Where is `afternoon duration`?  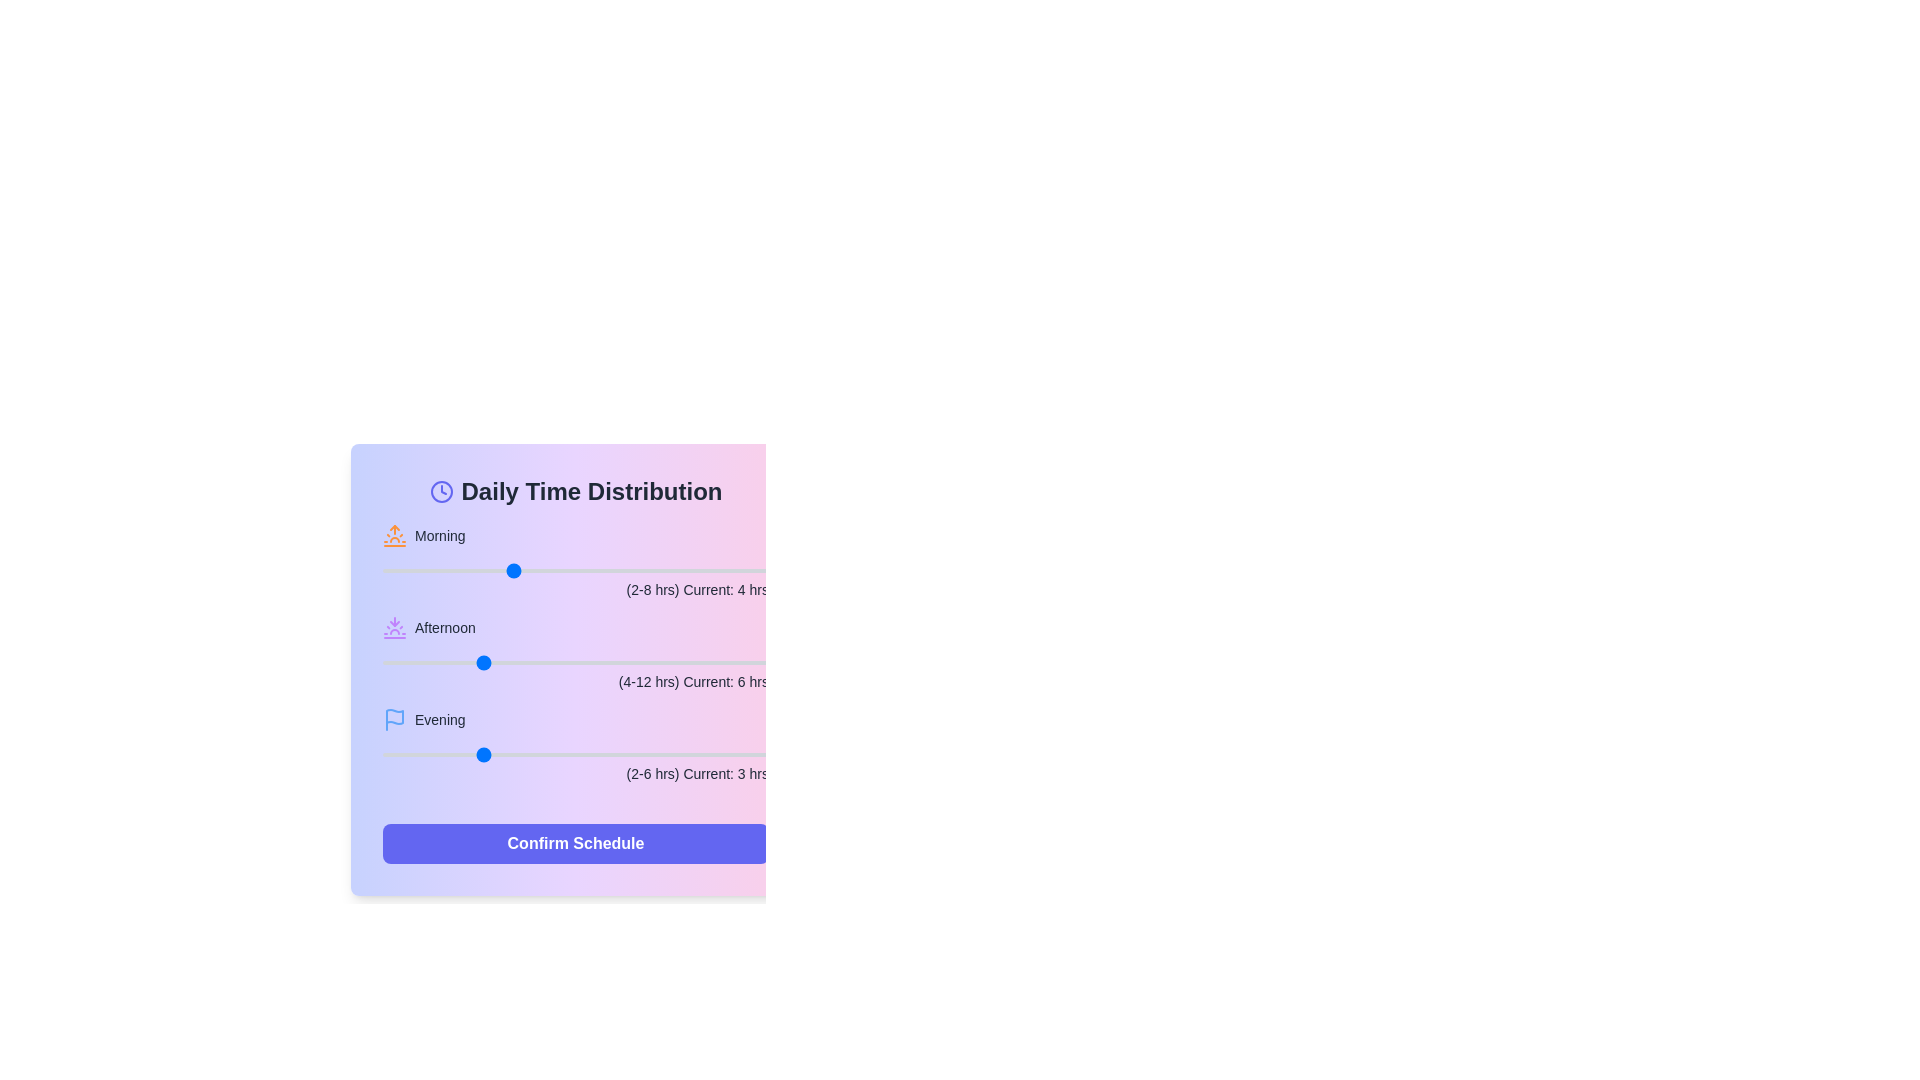
afternoon duration is located at coordinates (623, 663).